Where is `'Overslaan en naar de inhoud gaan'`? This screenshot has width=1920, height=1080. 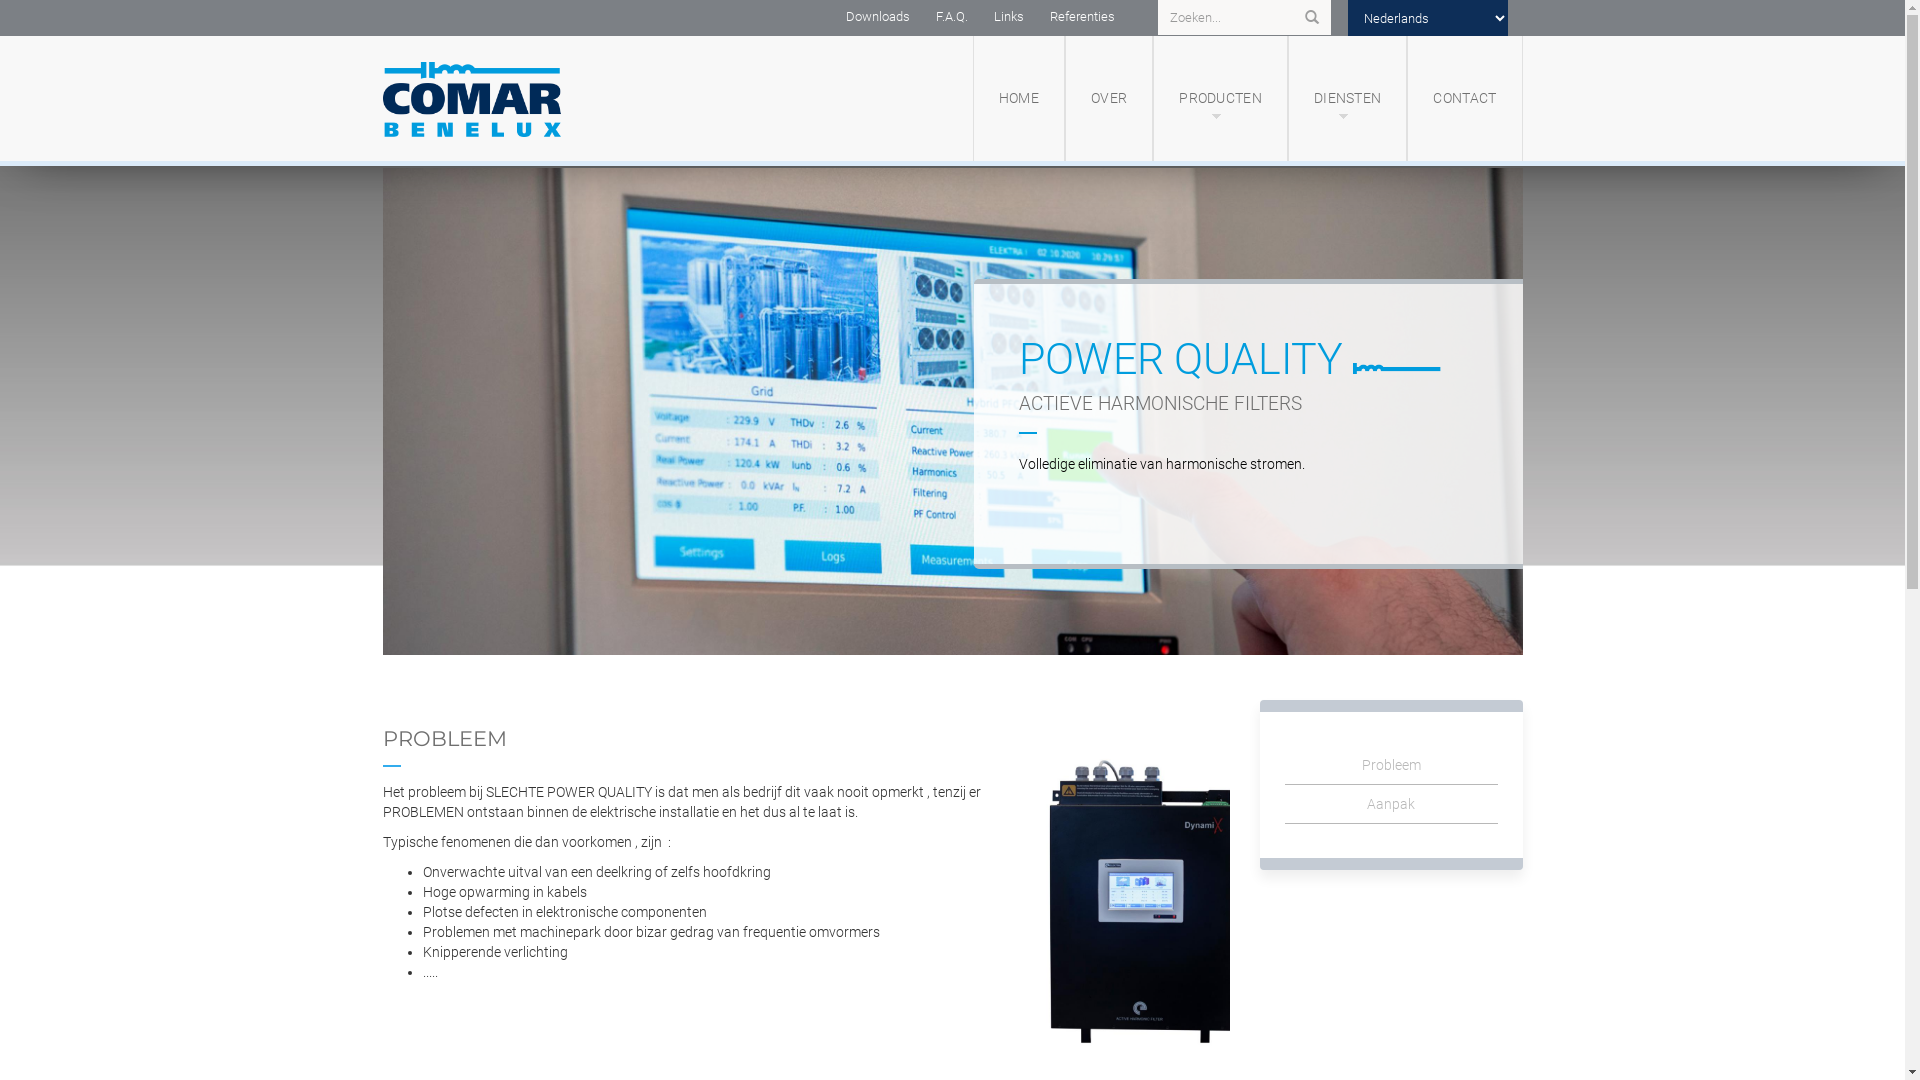
'Overslaan en naar de inhoud gaan' is located at coordinates (0, 159).